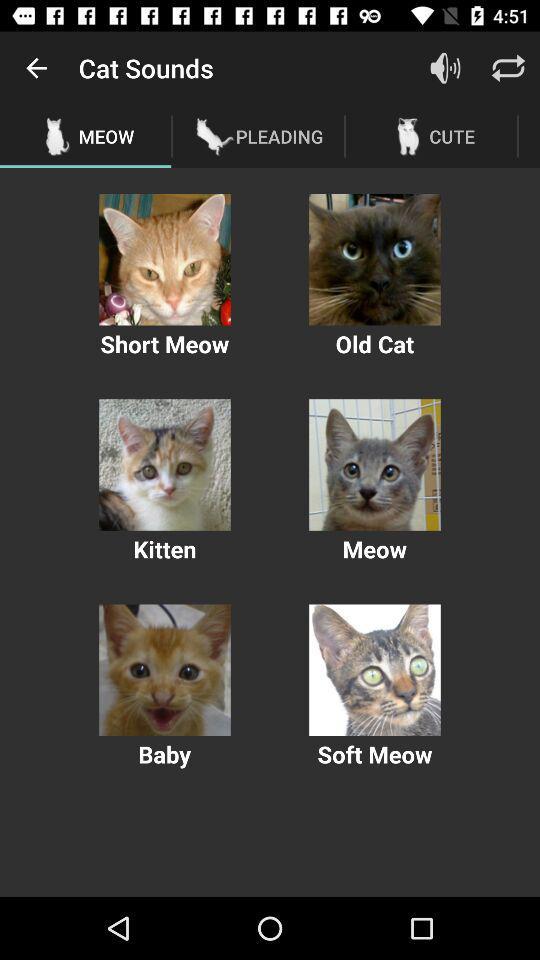  What do you see at coordinates (36, 68) in the screenshot?
I see `item above the meow icon` at bounding box center [36, 68].